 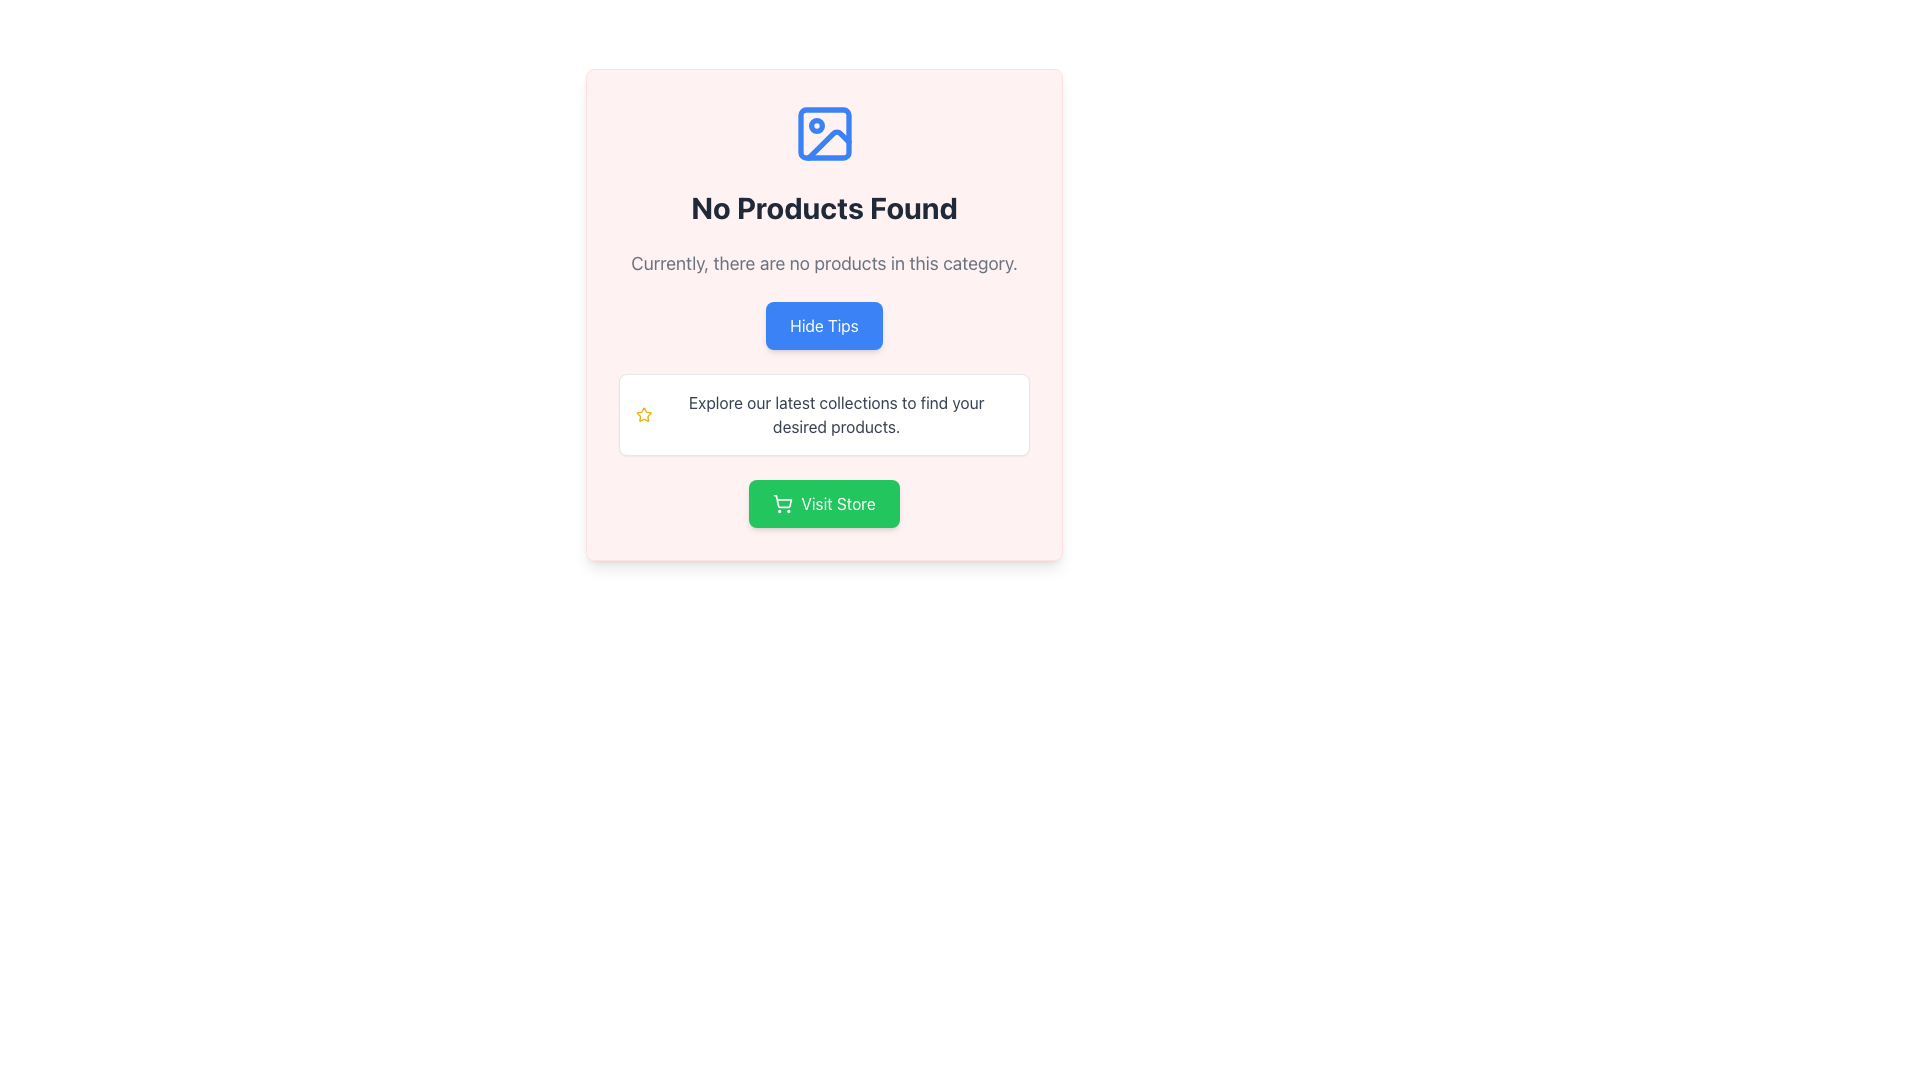 I want to click on the 'Hide Tips' button, so click(x=824, y=325).